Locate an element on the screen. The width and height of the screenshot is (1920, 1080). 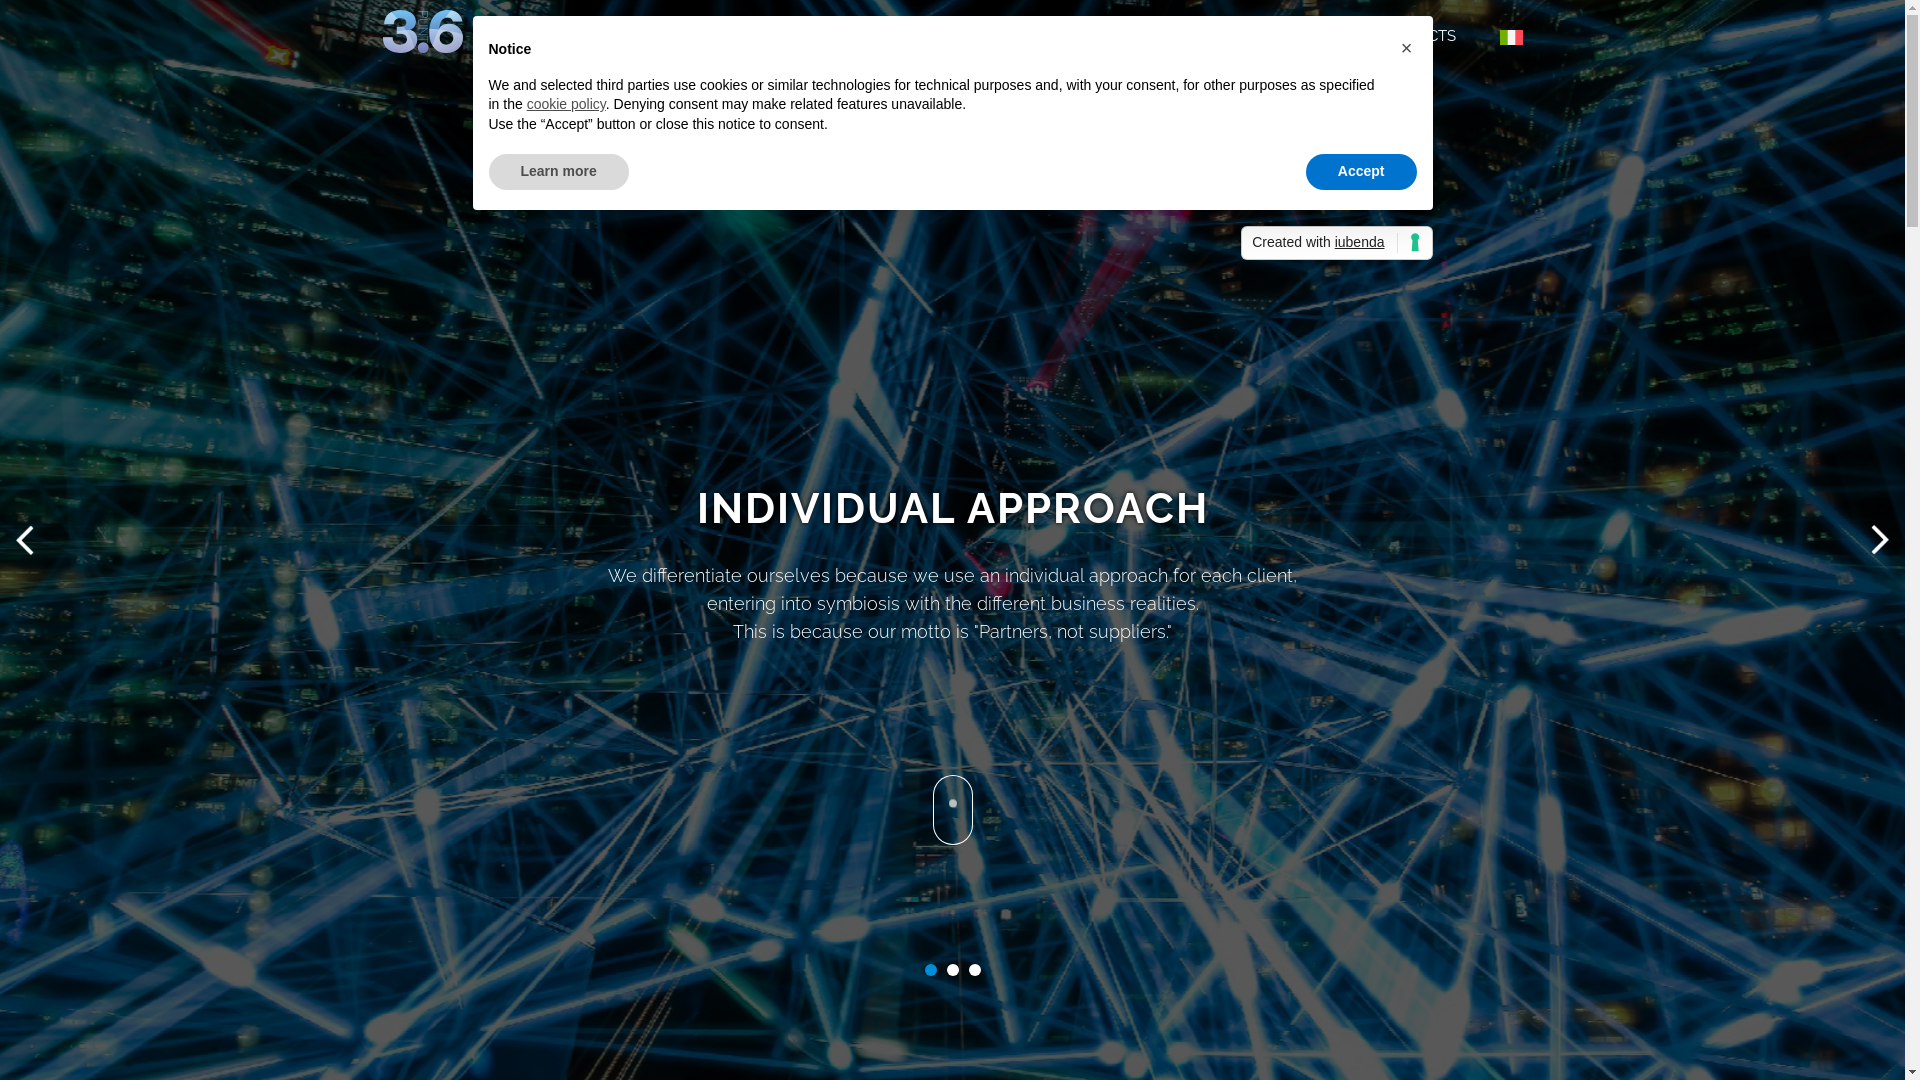
'CONTACTS' is located at coordinates (1415, 35).